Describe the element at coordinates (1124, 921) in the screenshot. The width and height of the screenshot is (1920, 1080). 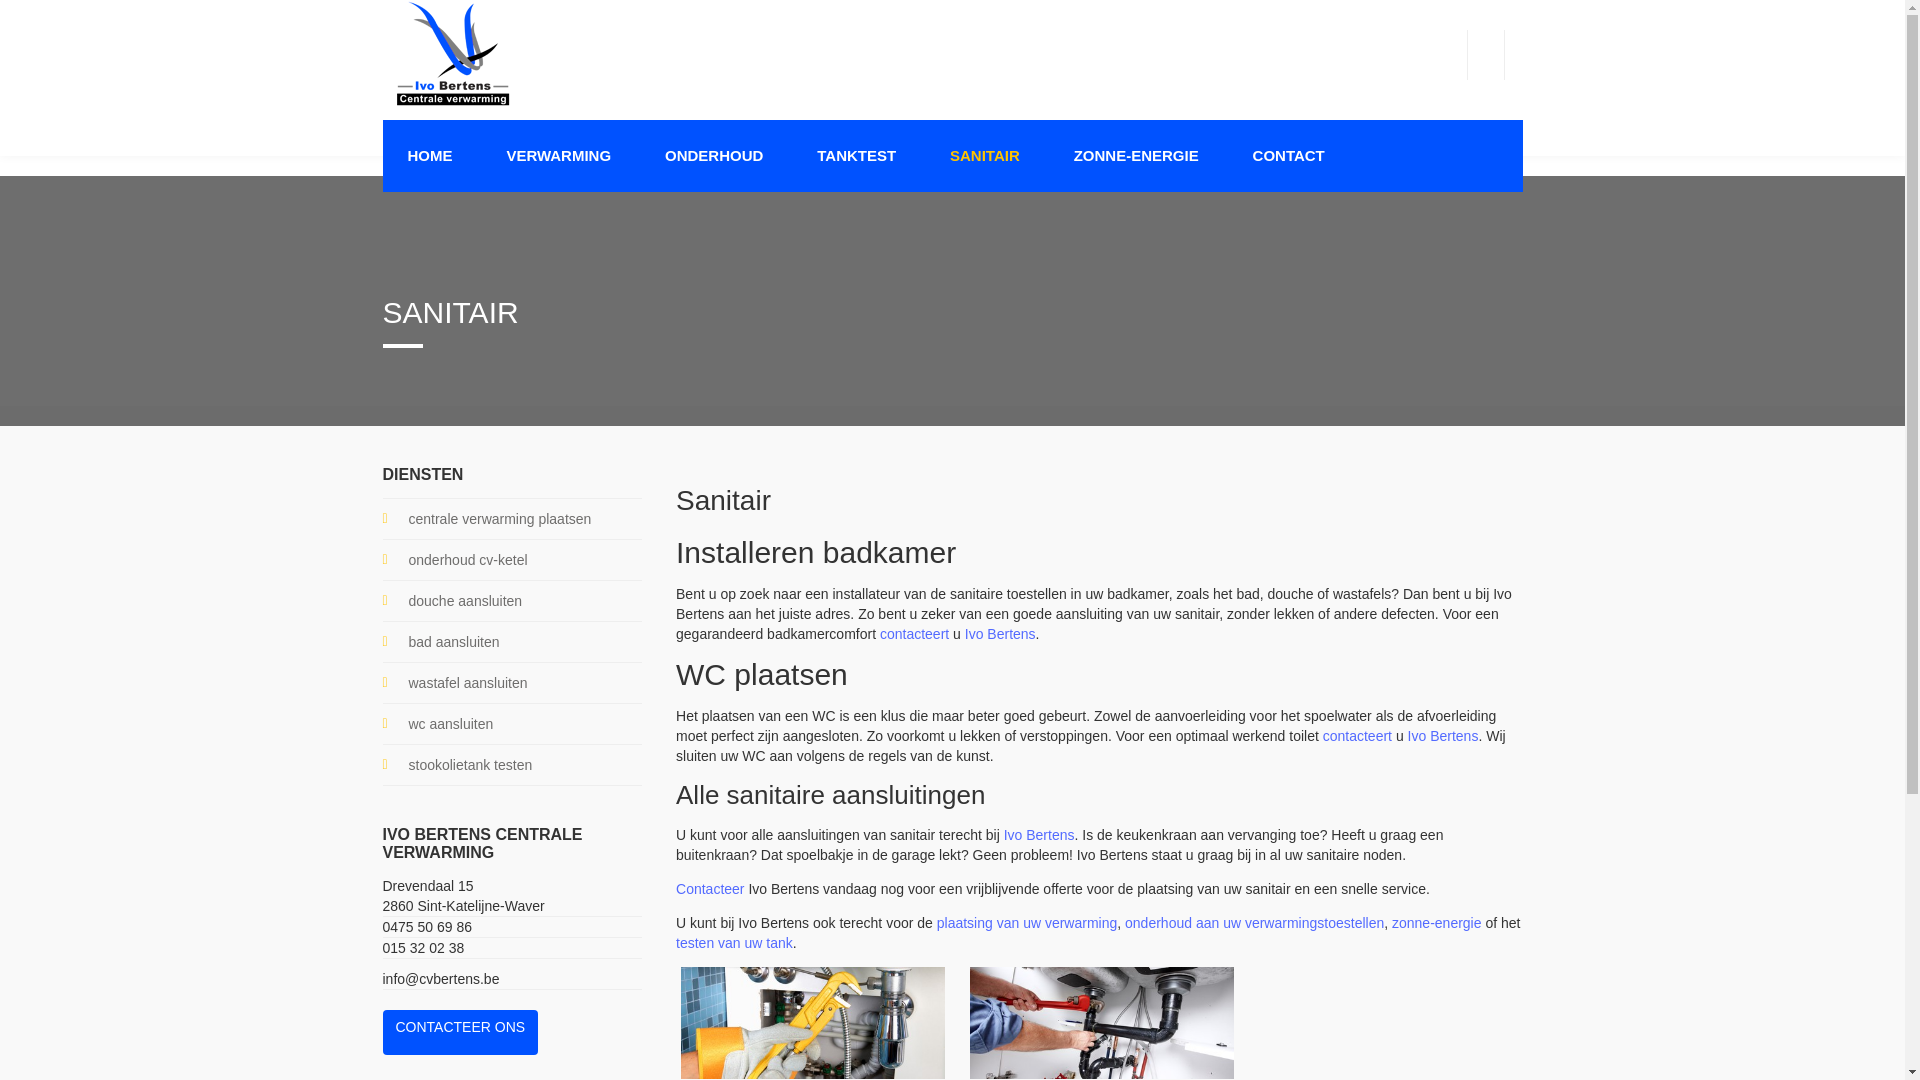
I see `'onderhoud aan uw verwarmingstoestellen'` at that location.